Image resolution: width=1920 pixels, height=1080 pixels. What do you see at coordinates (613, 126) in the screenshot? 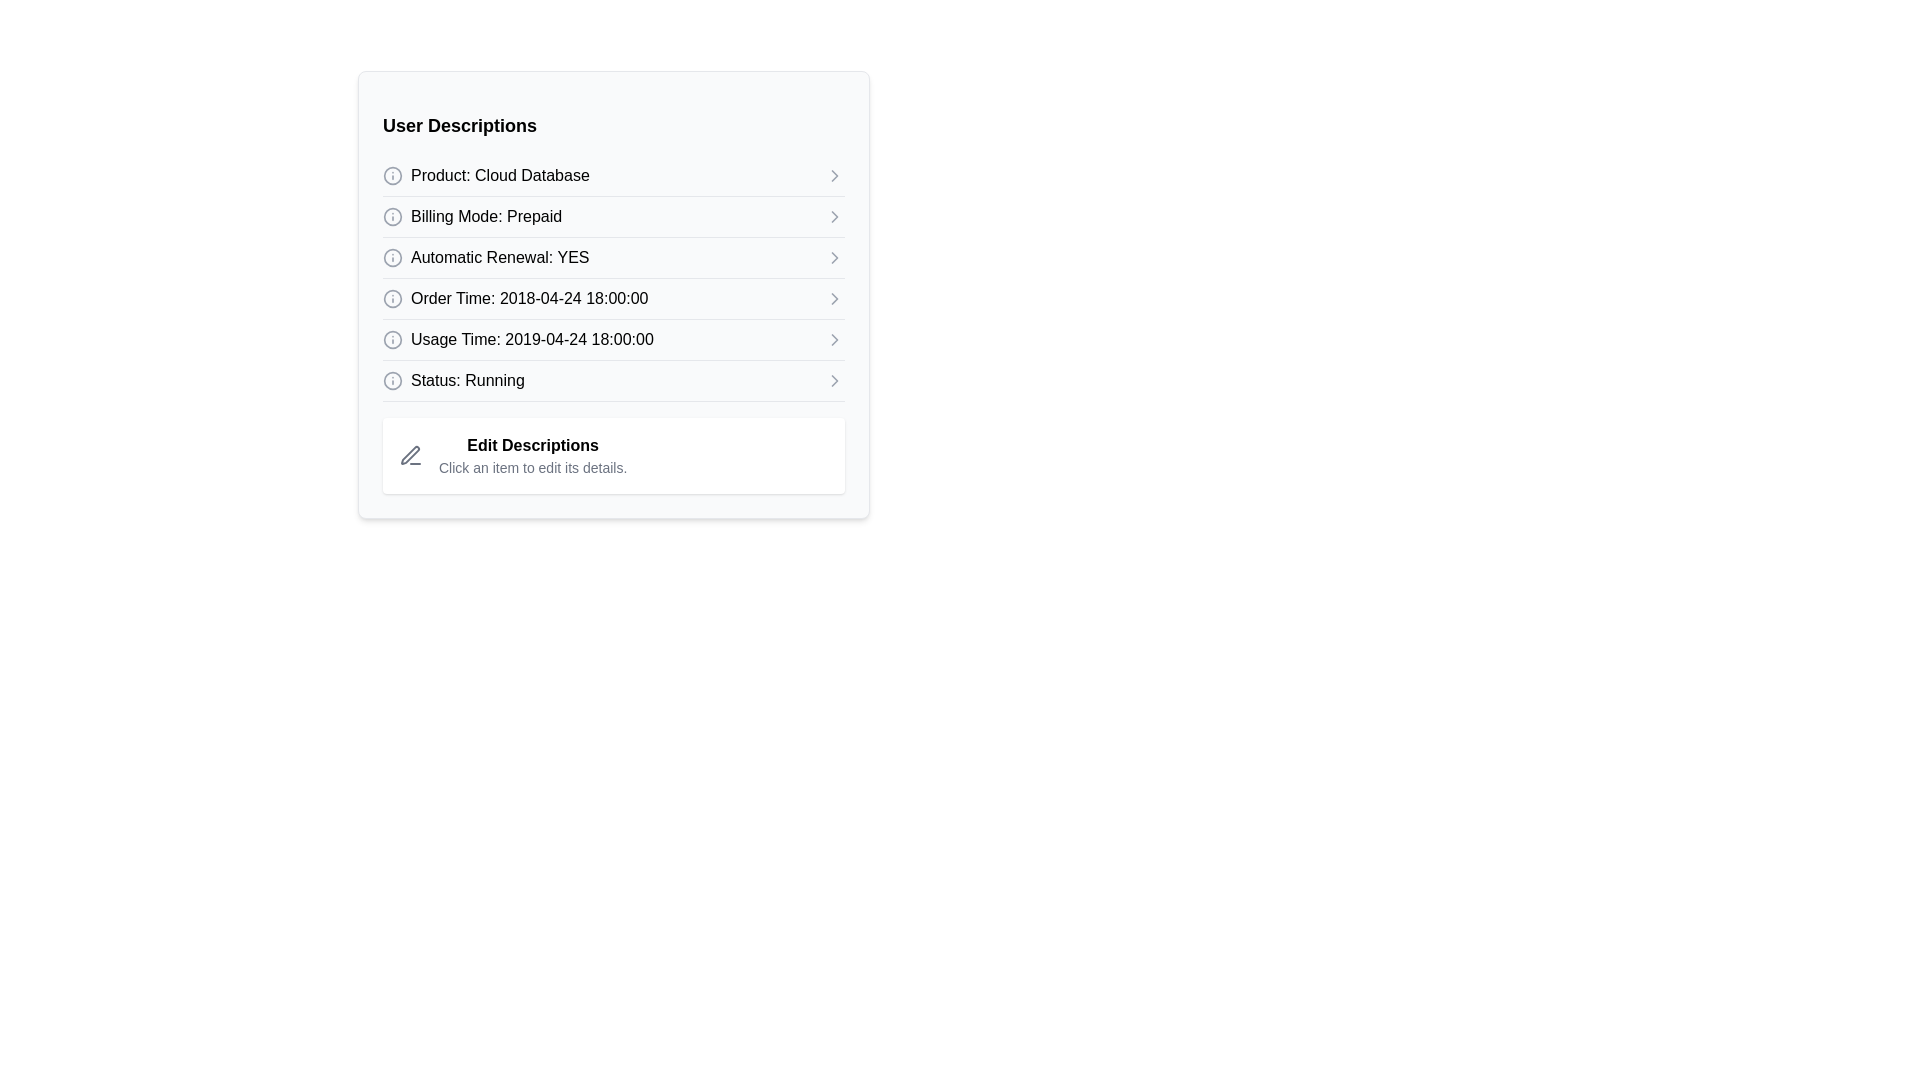
I see `the text label element that serves as a heading within the card, positioned at the top and horizontally centered` at bounding box center [613, 126].